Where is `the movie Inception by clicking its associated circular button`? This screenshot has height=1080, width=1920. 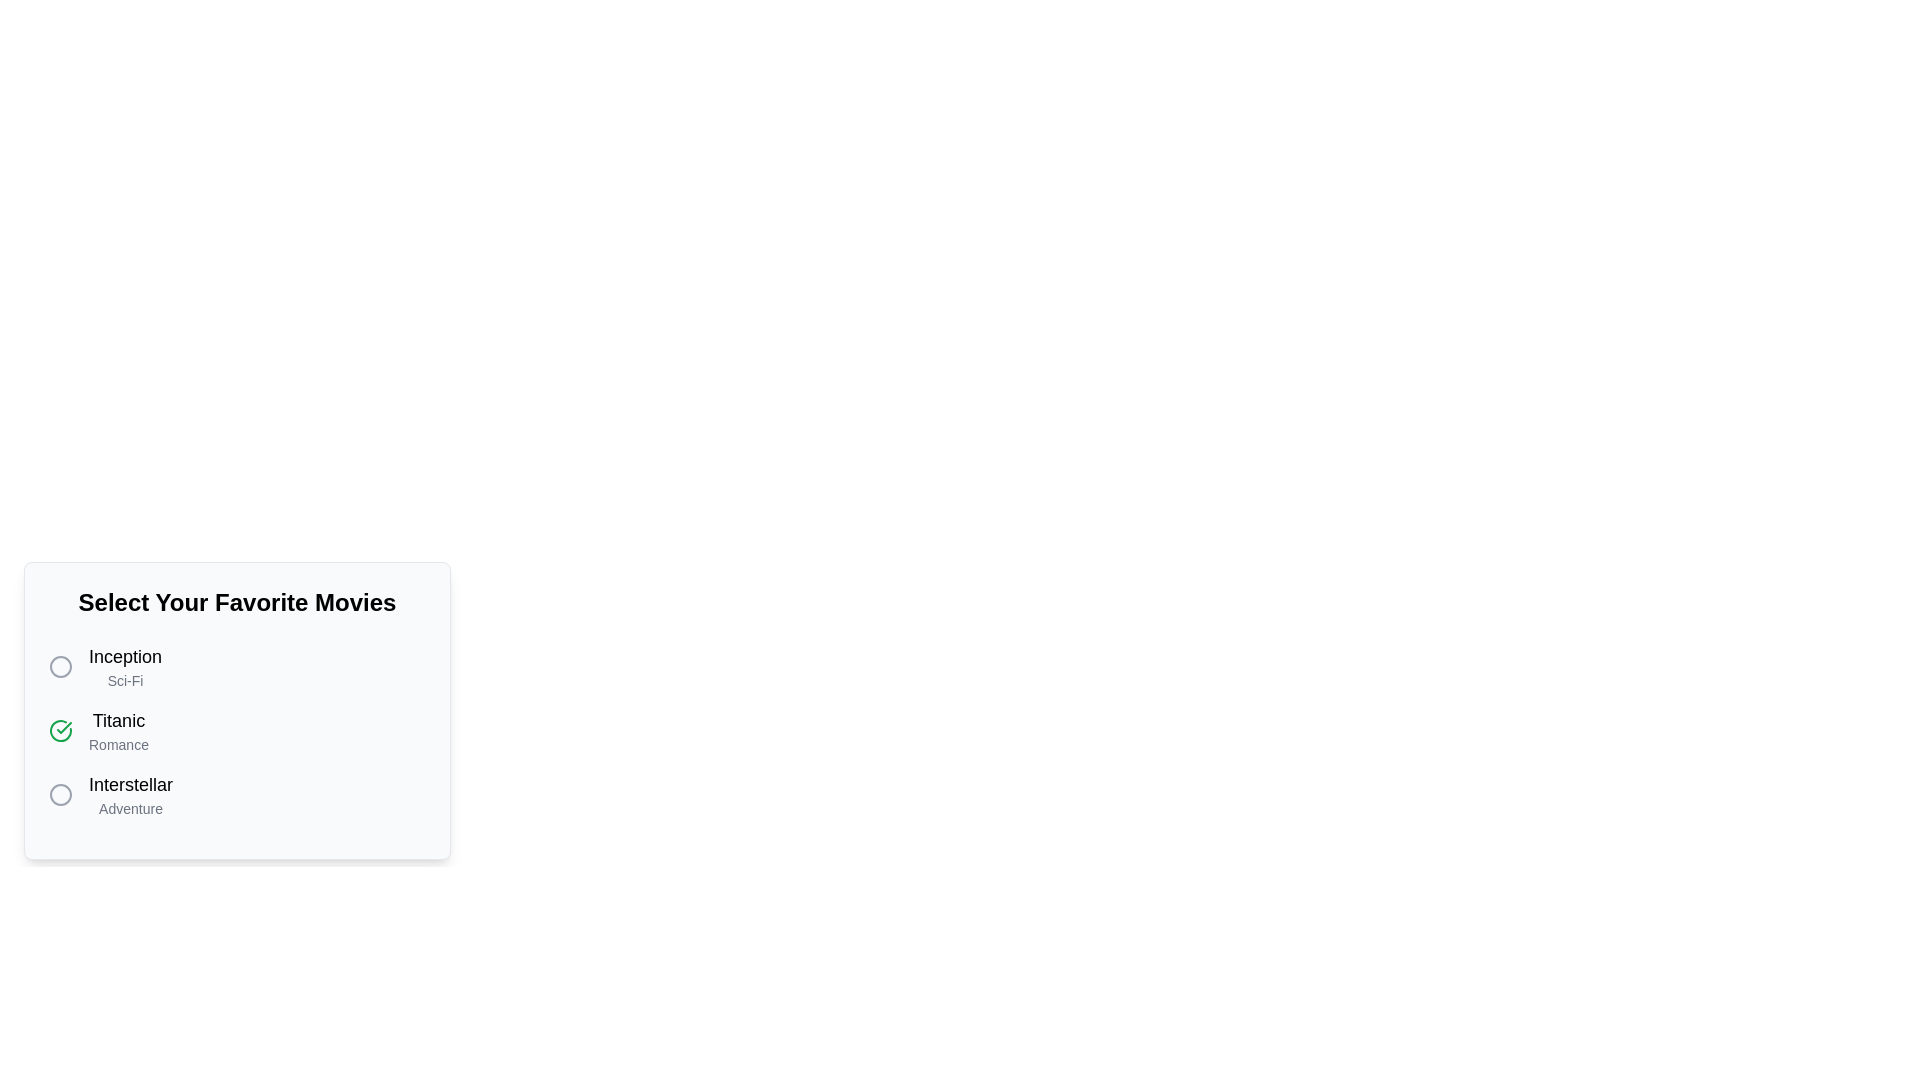
the movie Inception by clicking its associated circular button is located at coordinates (61, 667).